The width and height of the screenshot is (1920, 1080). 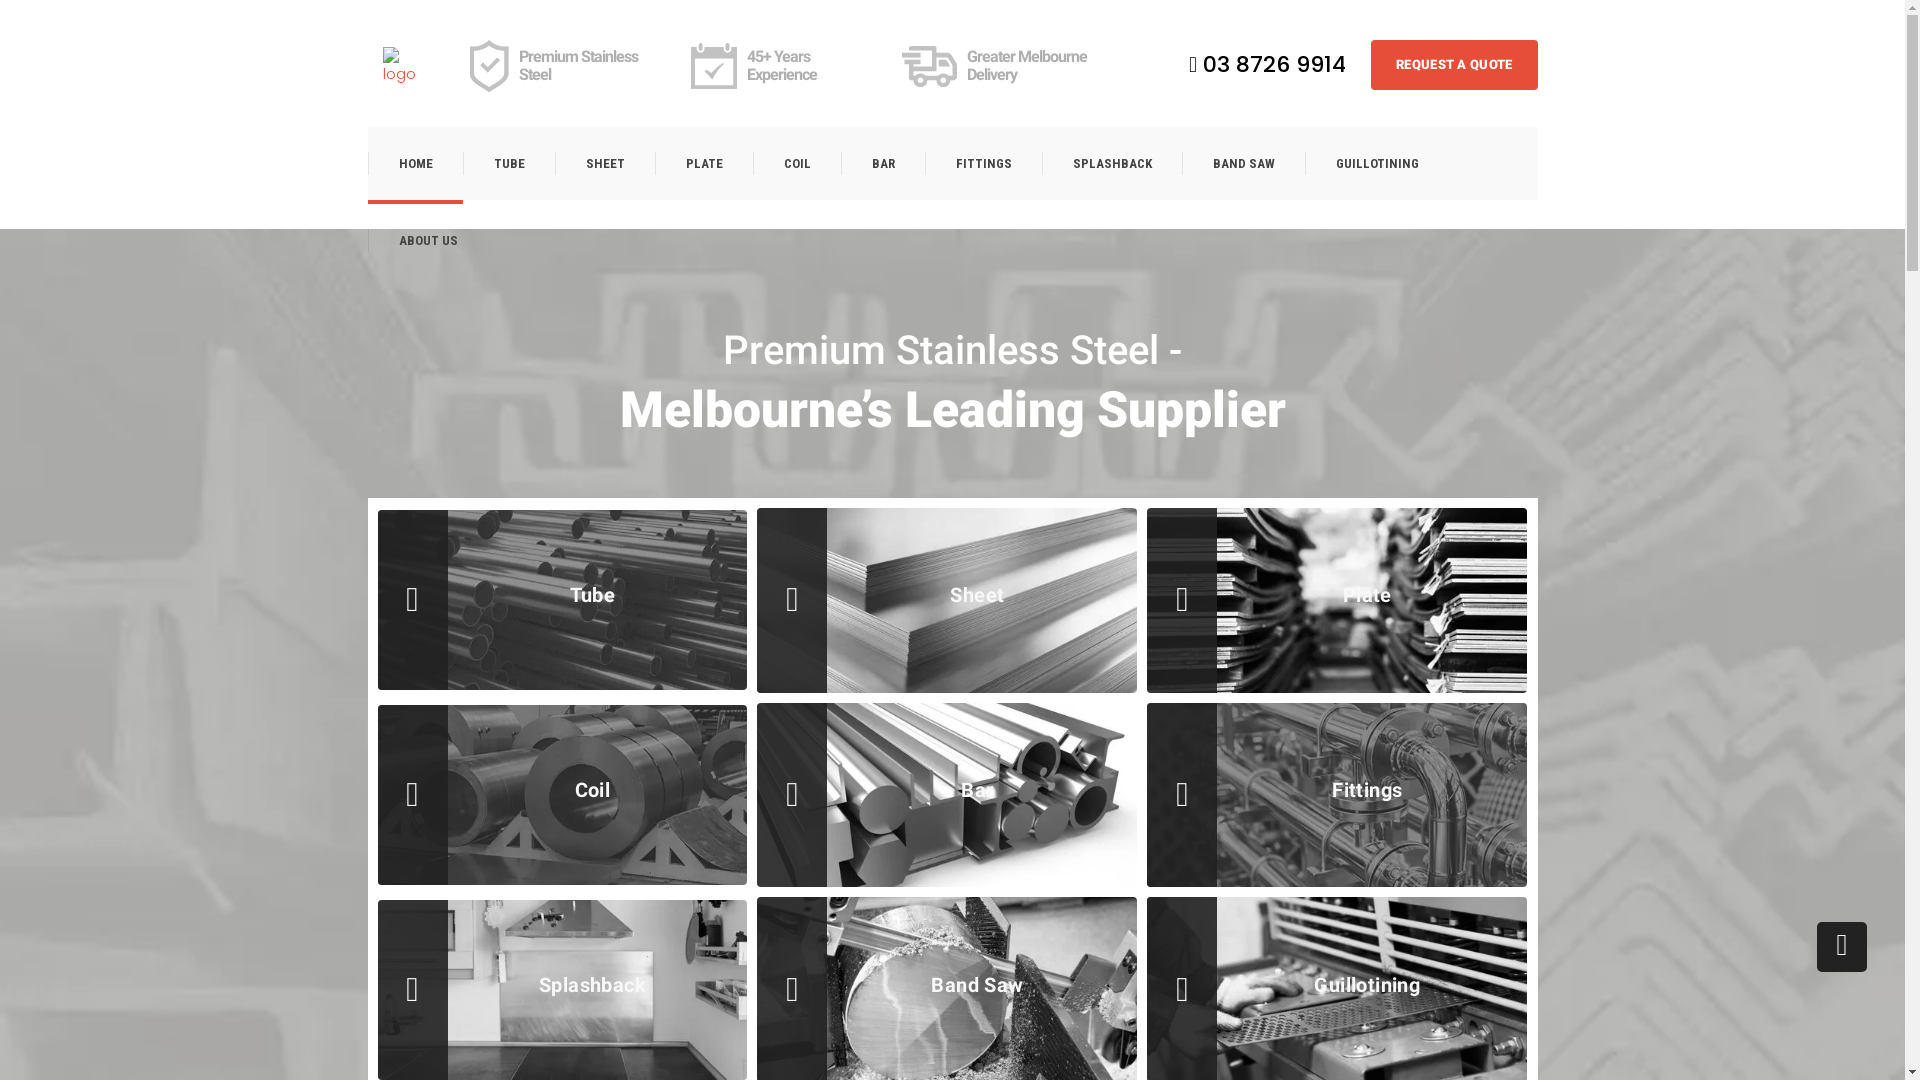 What do you see at coordinates (795, 162) in the screenshot?
I see `'COIL'` at bounding box center [795, 162].